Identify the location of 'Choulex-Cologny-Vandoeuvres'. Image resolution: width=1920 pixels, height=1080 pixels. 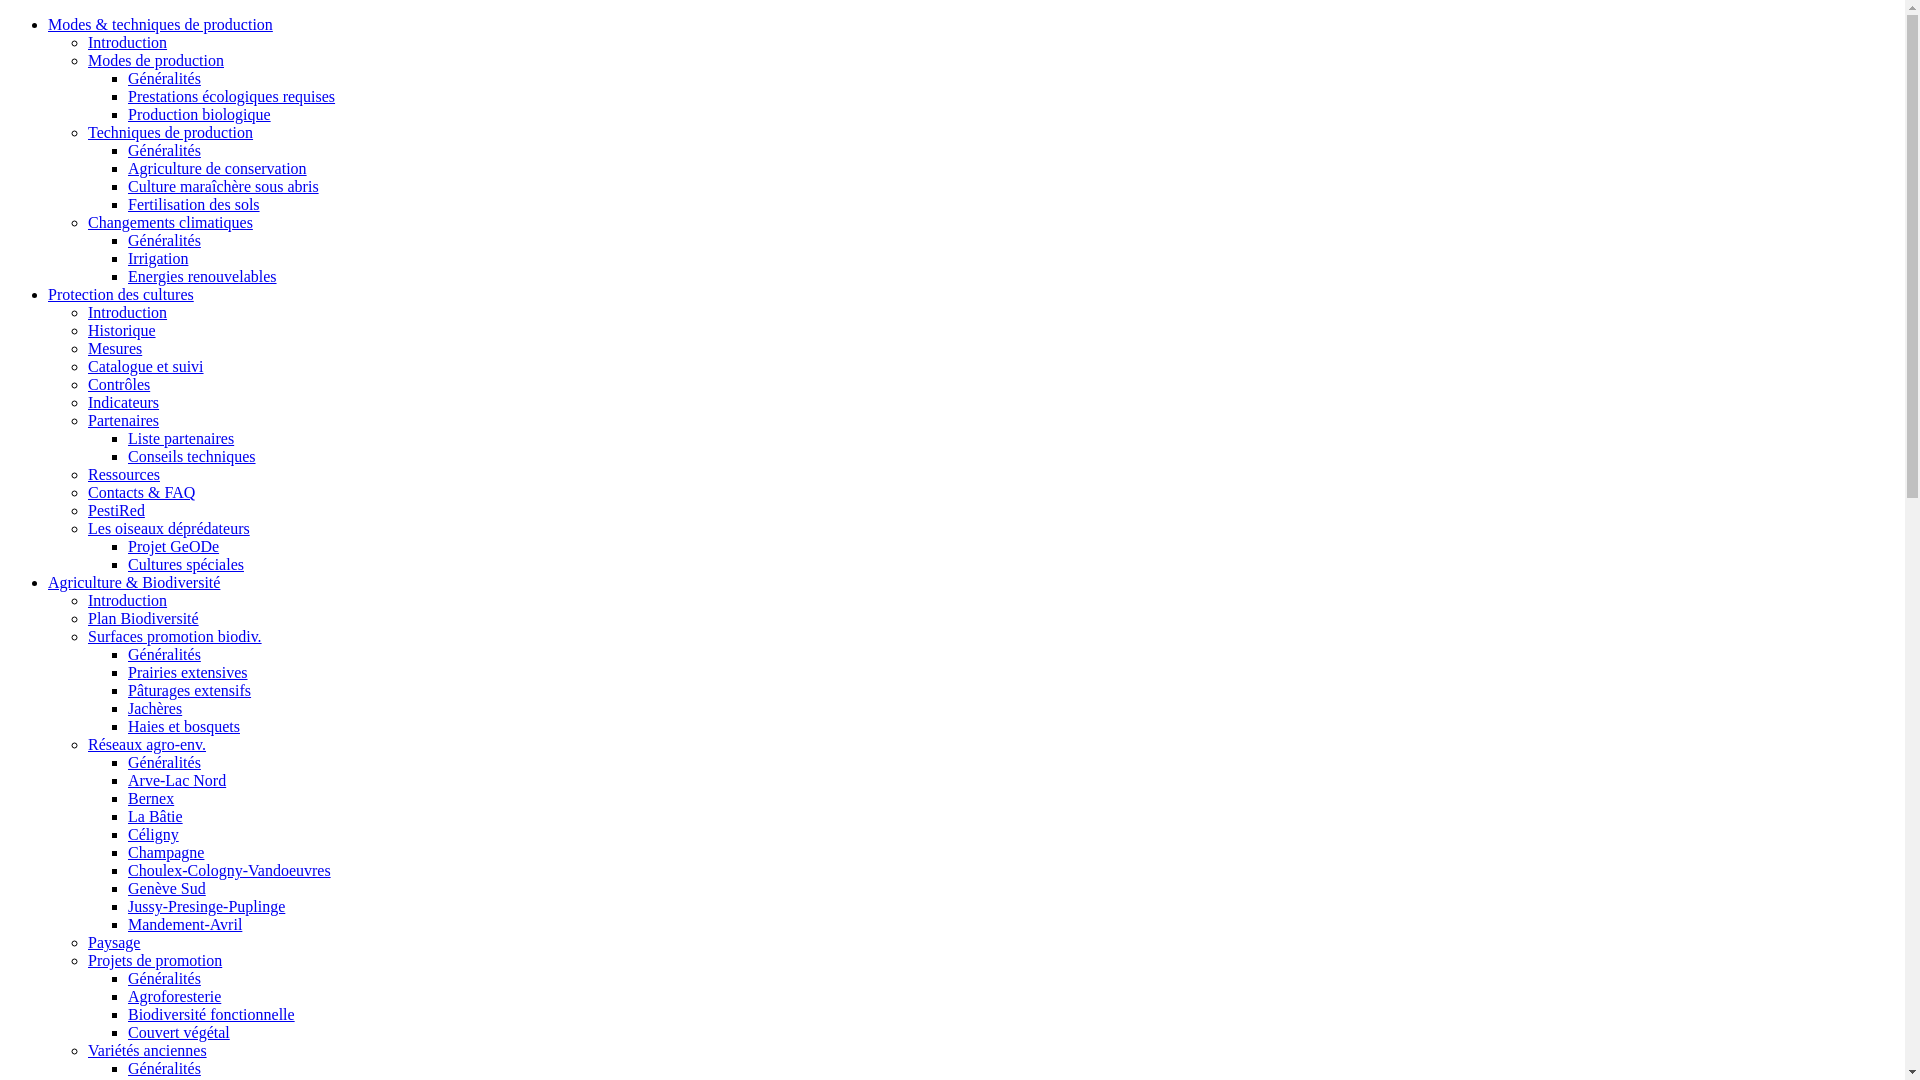
(127, 869).